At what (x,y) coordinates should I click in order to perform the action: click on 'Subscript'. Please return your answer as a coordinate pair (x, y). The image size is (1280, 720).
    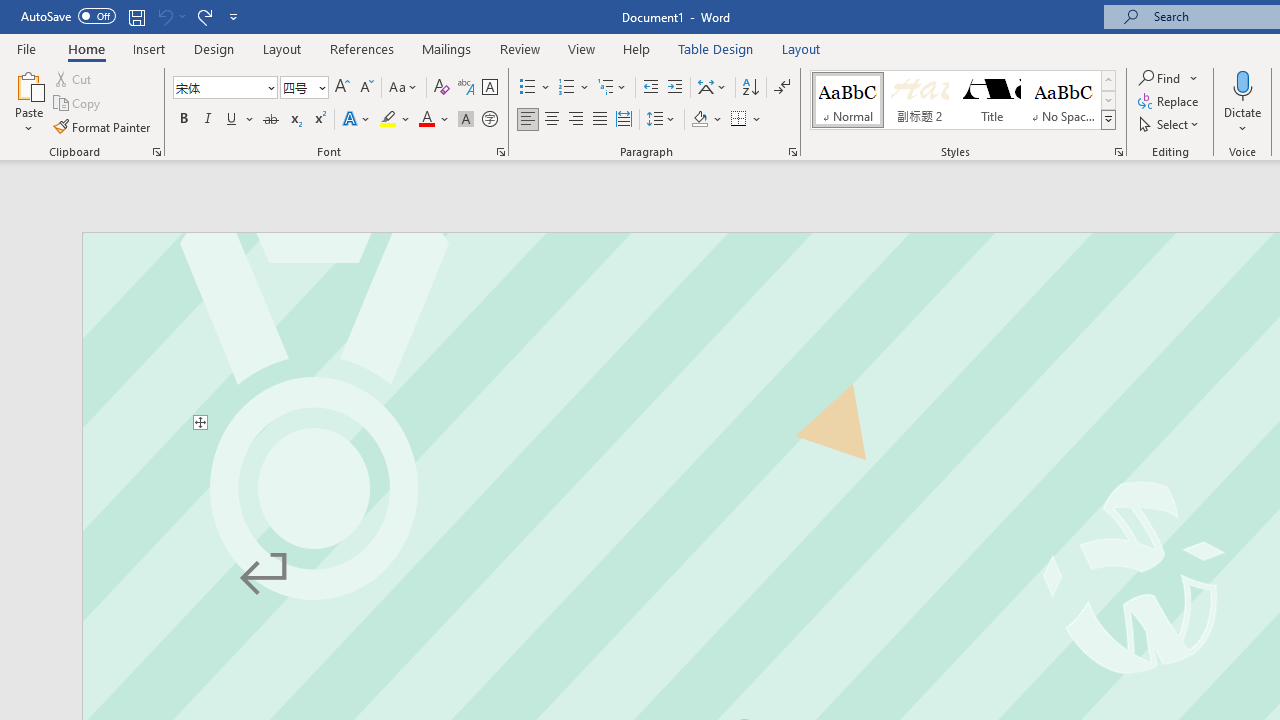
    Looking at the image, I should click on (294, 119).